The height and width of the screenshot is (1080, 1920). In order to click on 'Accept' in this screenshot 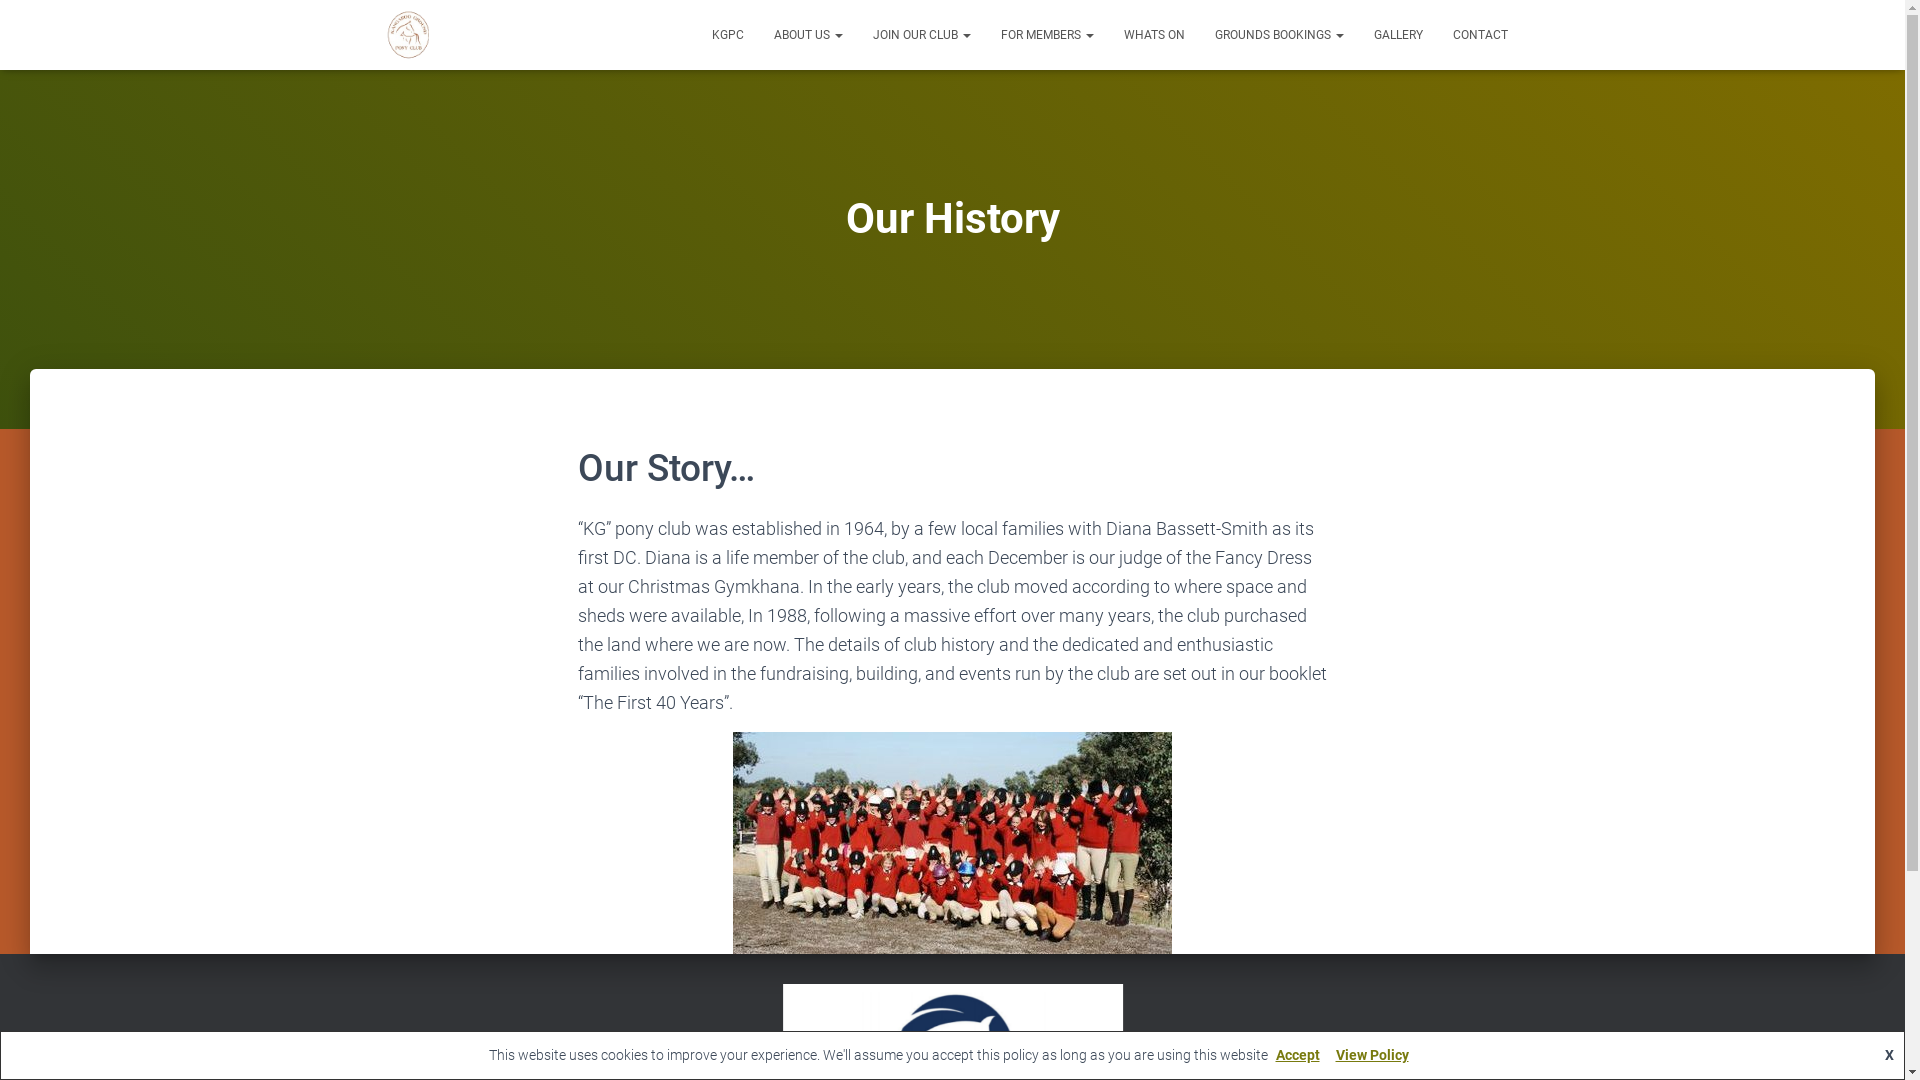, I will do `click(1297, 1054)`.